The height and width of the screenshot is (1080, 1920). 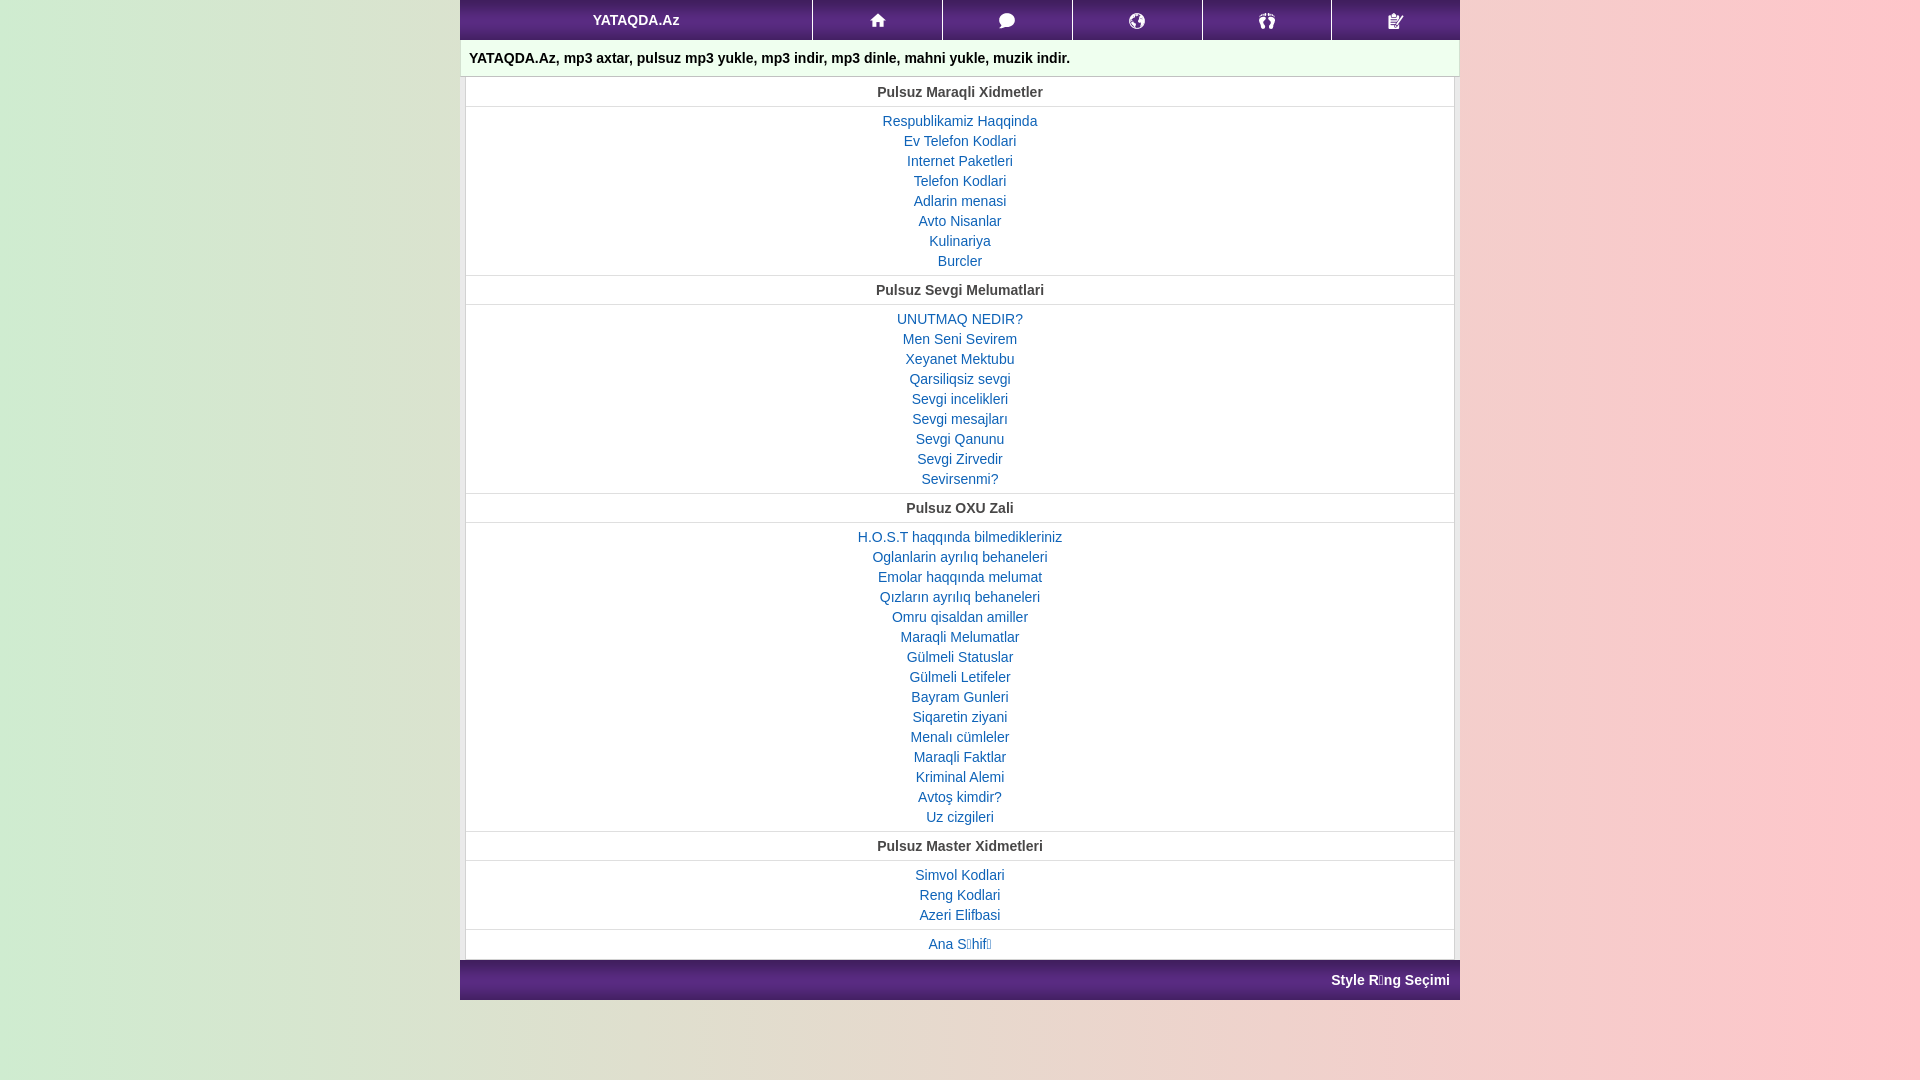 I want to click on 'Adlarin menasi', so click(x=960, y=200).